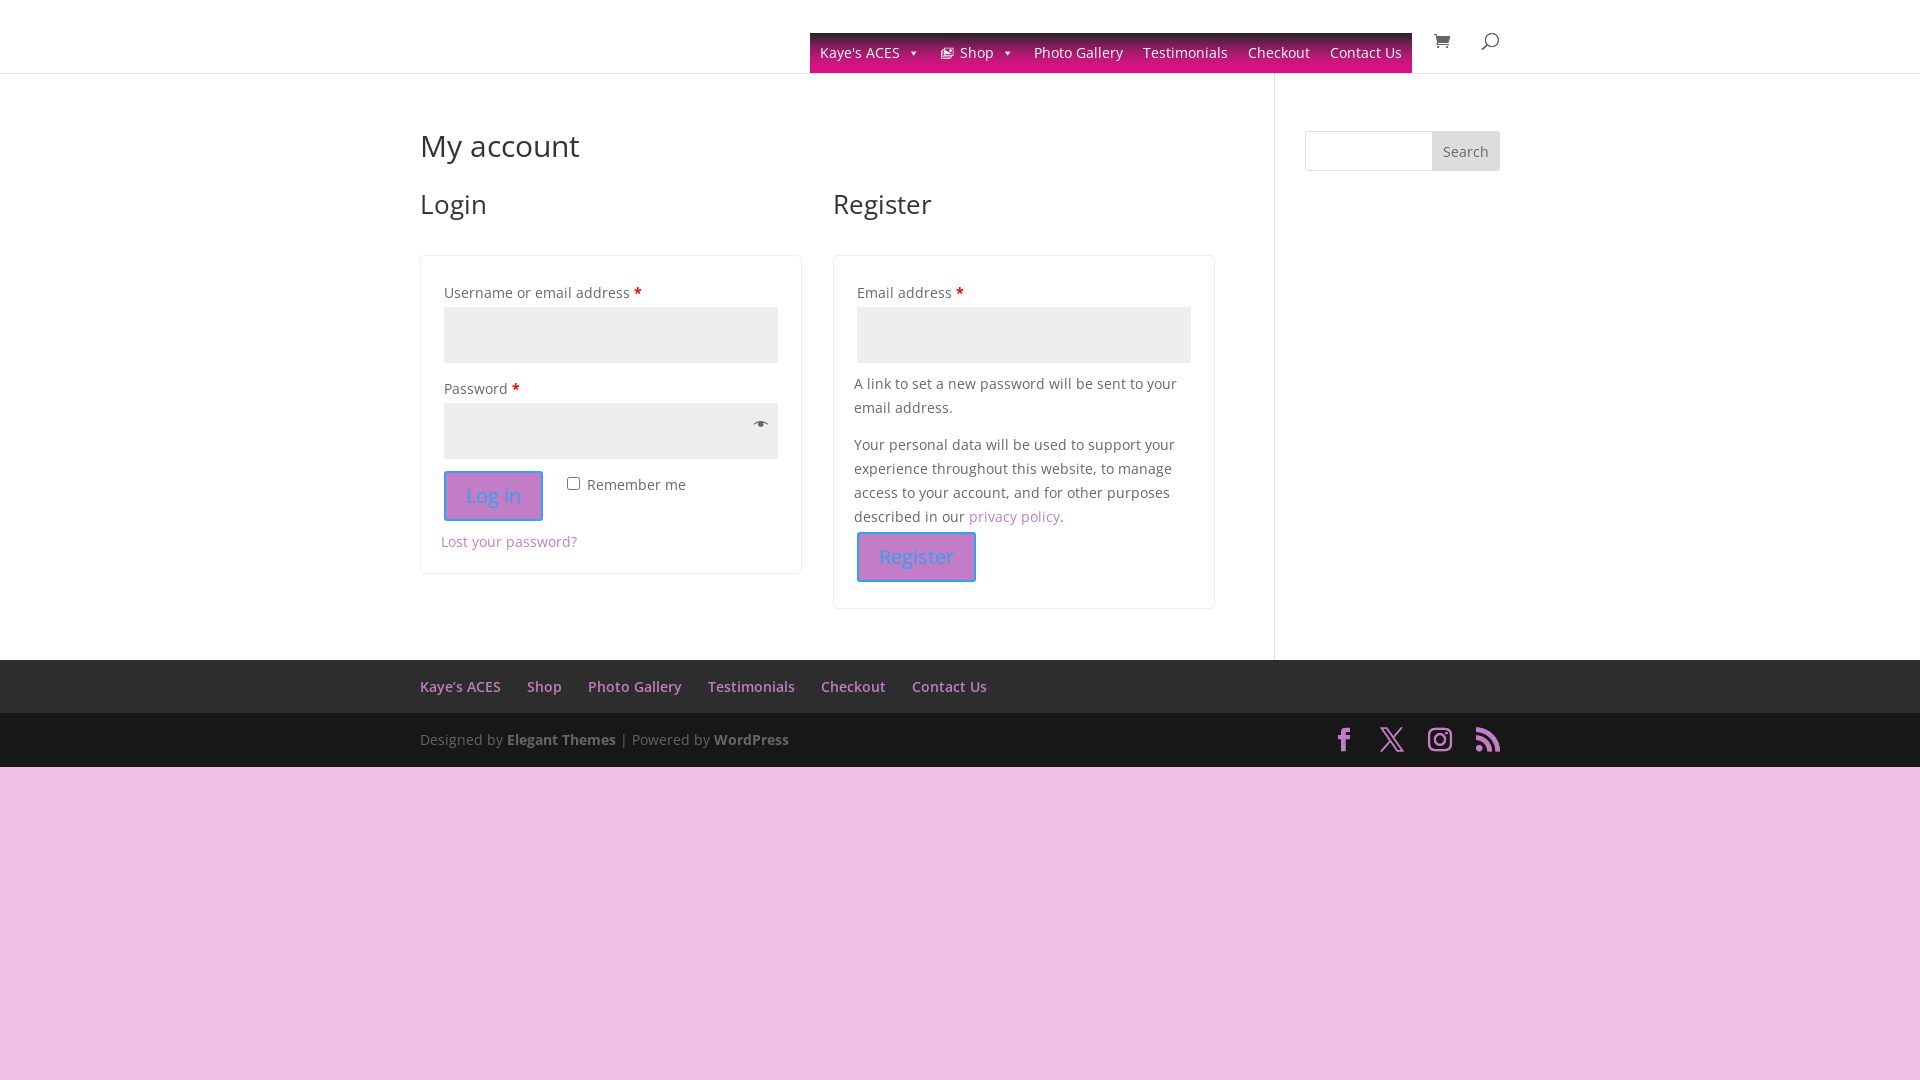 Image resolution: width=1920 pixels, height=1080 pixels. Describe the element at coordinates (633, 685) in the screenshot. I see `'Photo Gallery'` at that location.